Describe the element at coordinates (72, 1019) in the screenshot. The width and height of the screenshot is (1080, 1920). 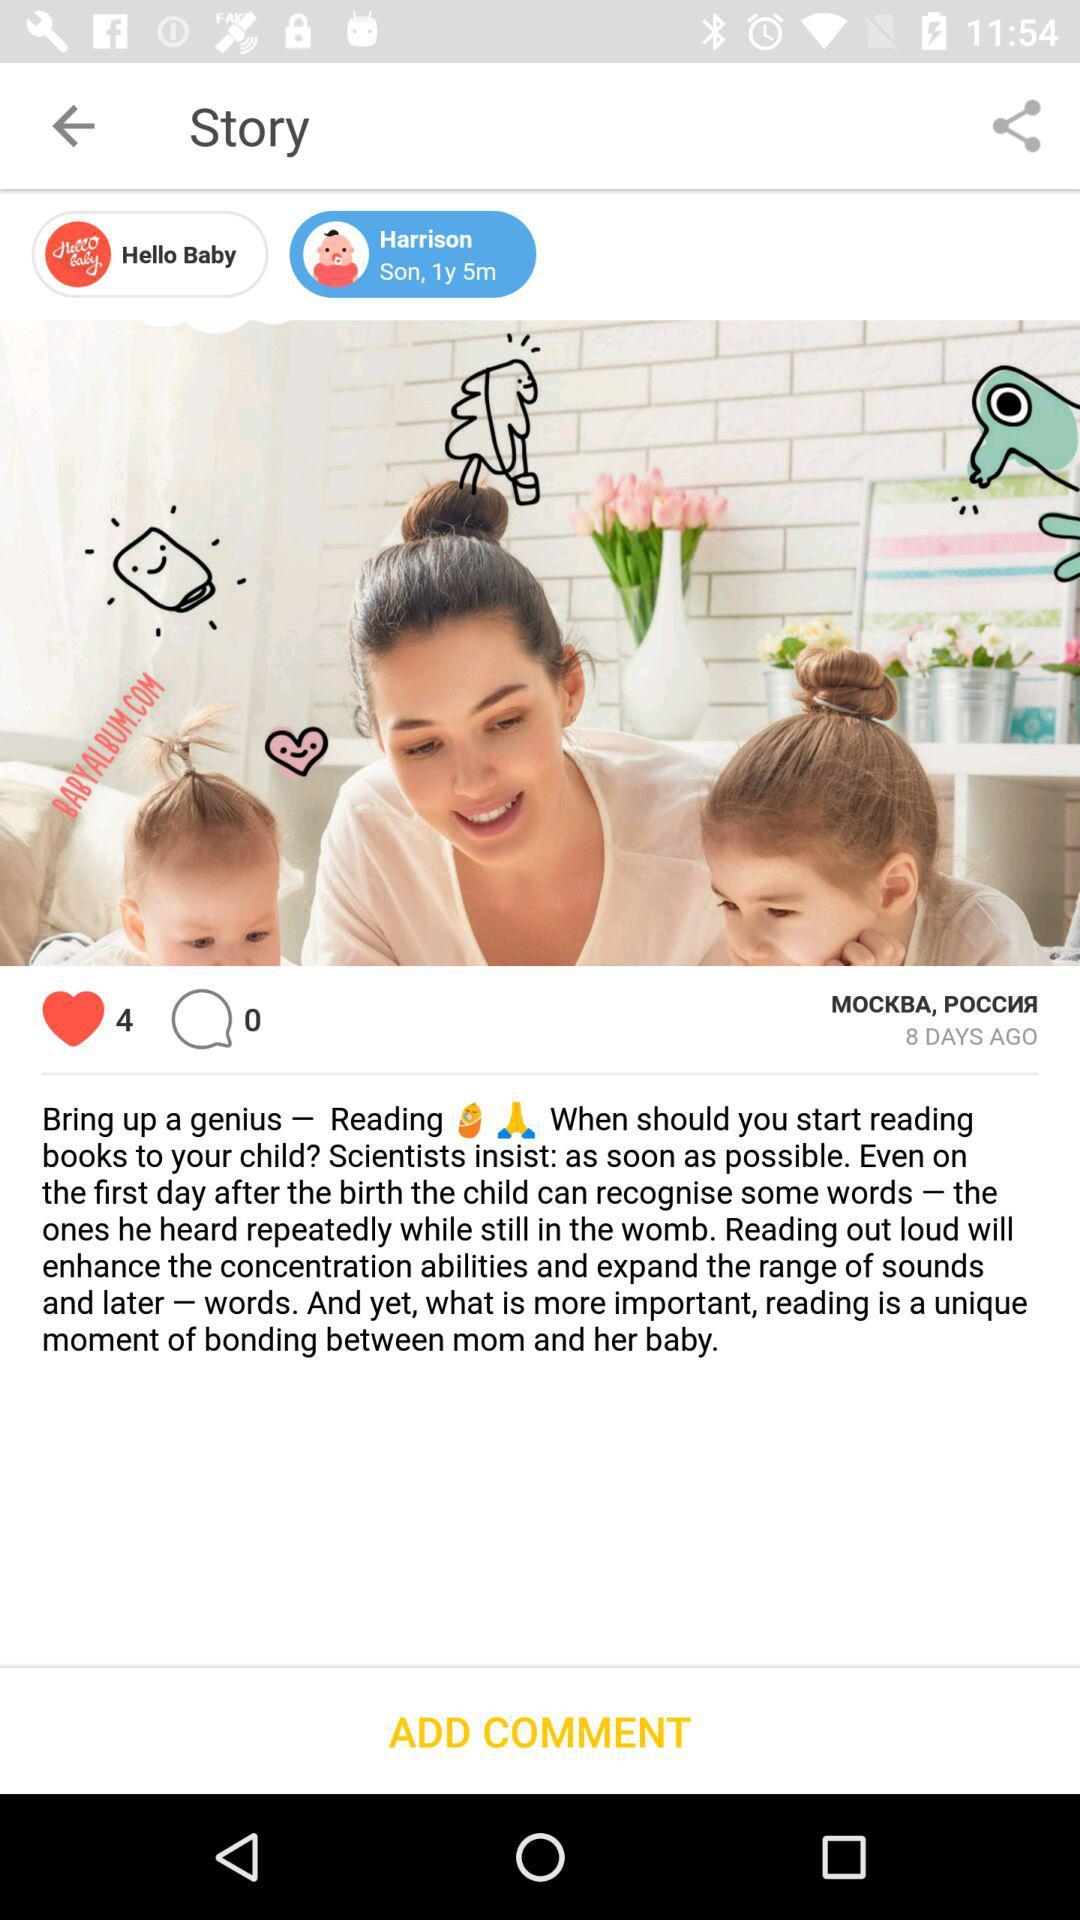
I see `the favorite icon` at that location.